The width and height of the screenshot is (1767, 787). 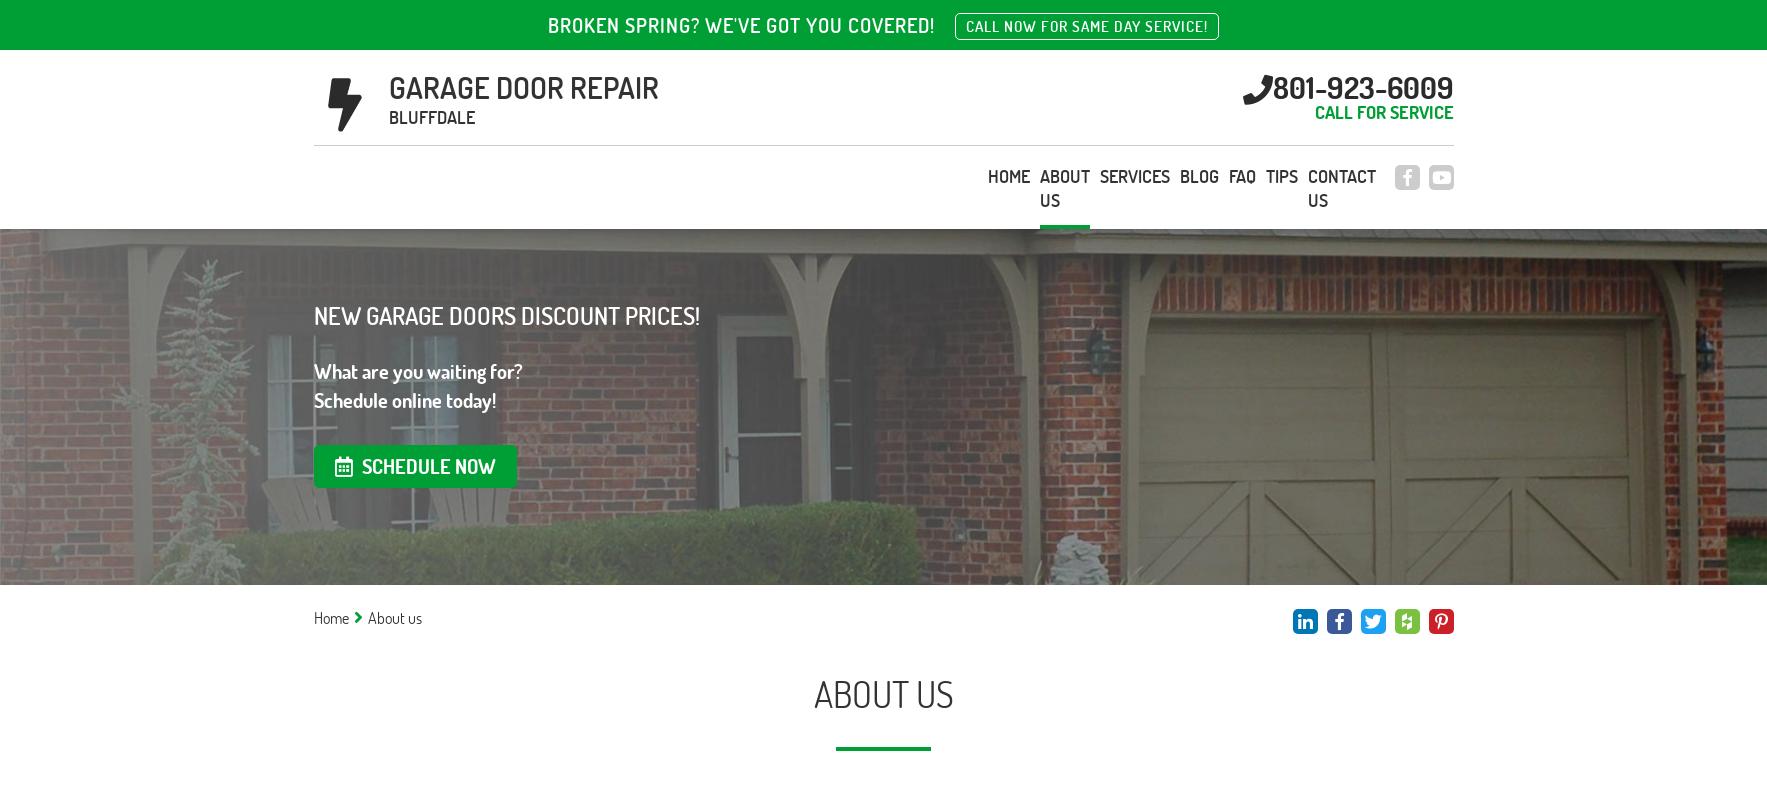 What do you see at coordinates (506, 314) in the screenshot?
I see `'New Garage Doors
Discount prices!'` at bounding box center [506, 314].